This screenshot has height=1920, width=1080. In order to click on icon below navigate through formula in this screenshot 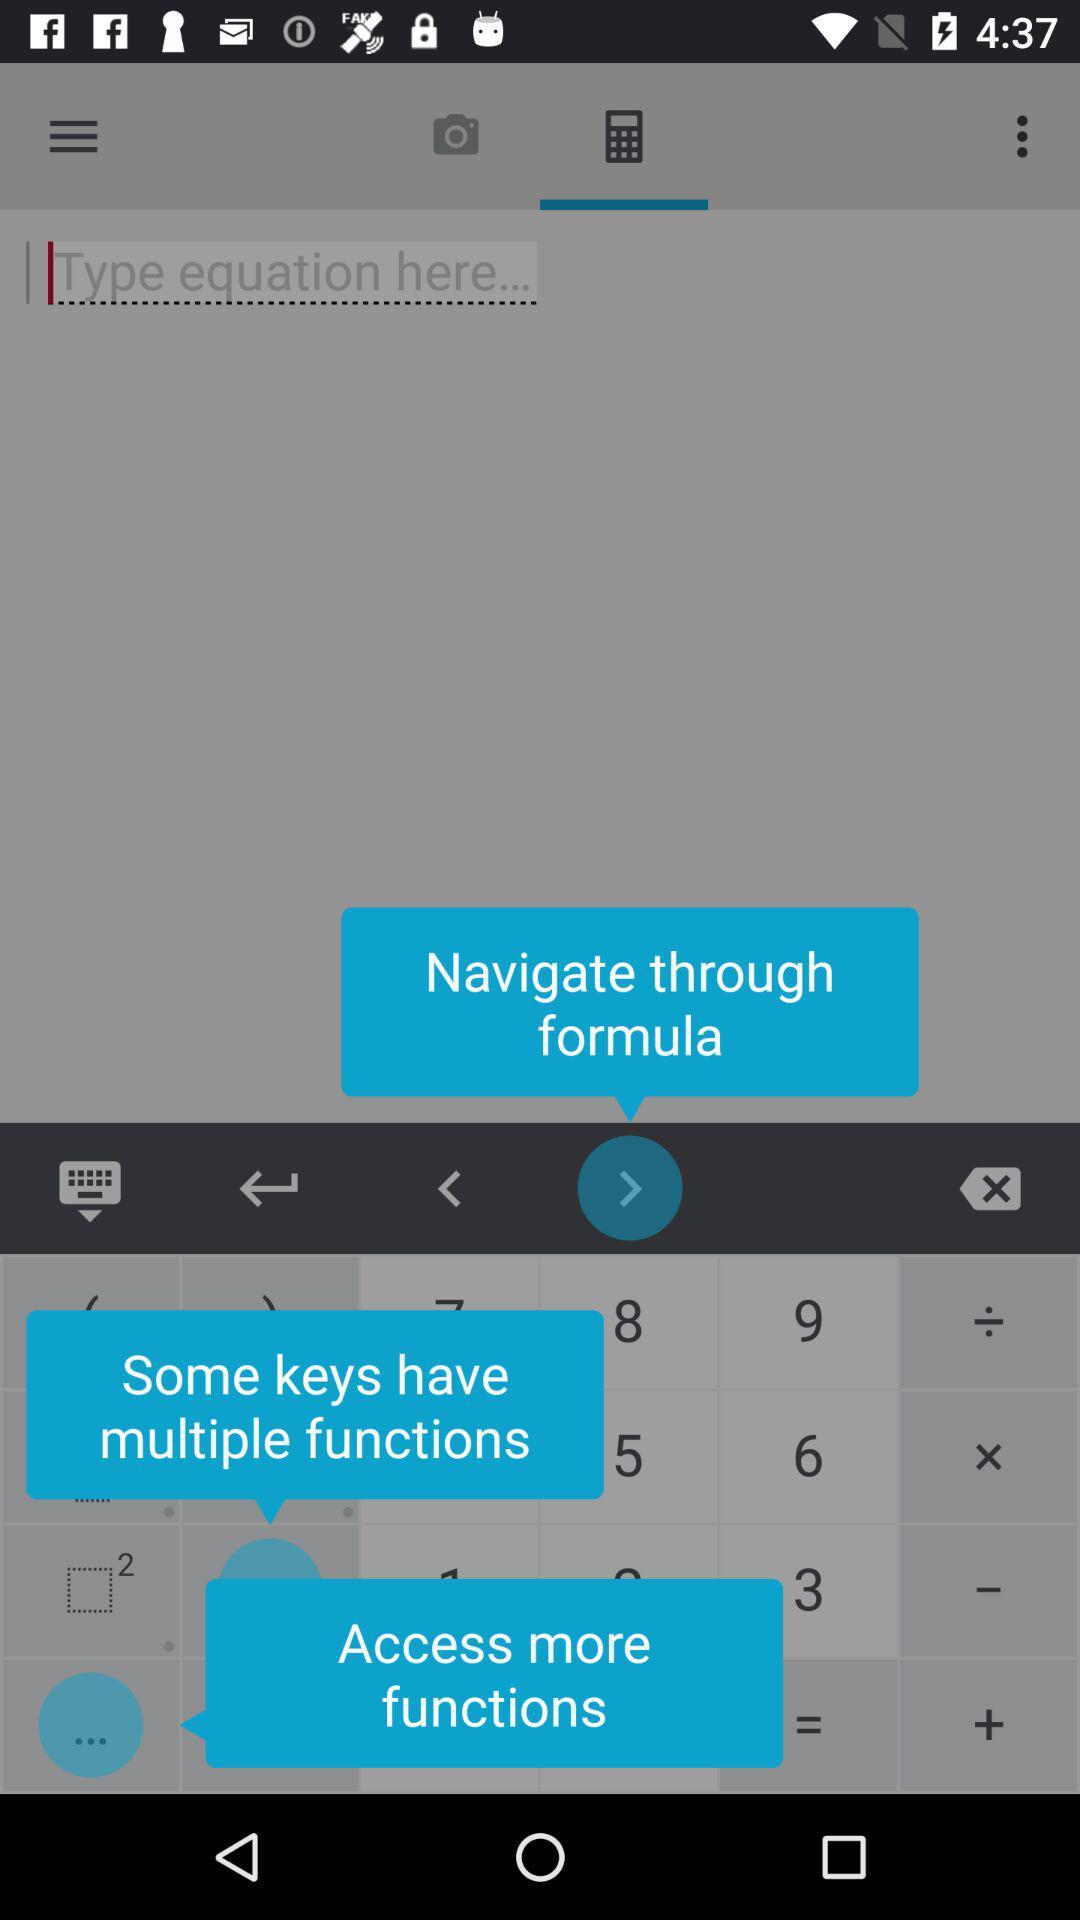, I will do `click(628, 1188)`.